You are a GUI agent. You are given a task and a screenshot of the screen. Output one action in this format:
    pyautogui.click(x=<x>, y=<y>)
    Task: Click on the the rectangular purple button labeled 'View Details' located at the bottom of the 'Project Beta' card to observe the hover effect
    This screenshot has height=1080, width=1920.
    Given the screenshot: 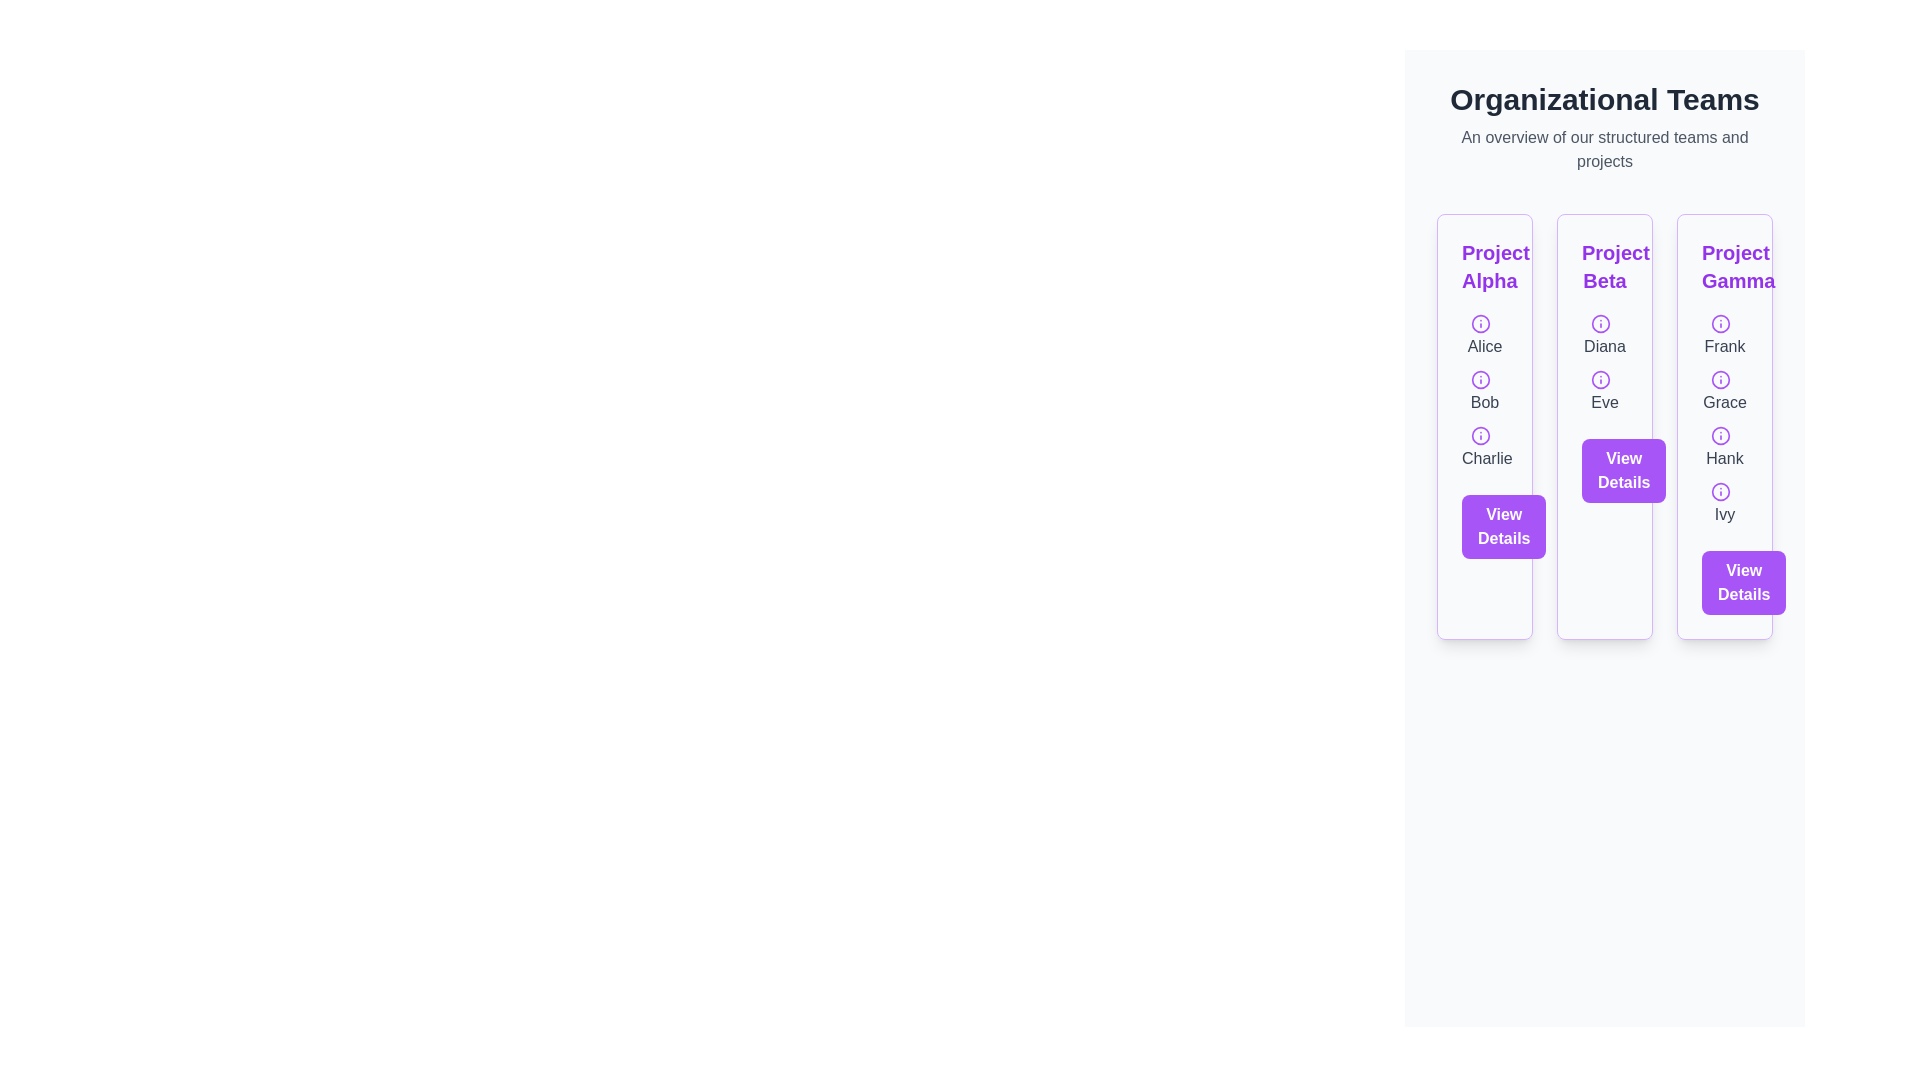 What is the action you would take?
    pyautogui.click(x=1624, y=470)
    